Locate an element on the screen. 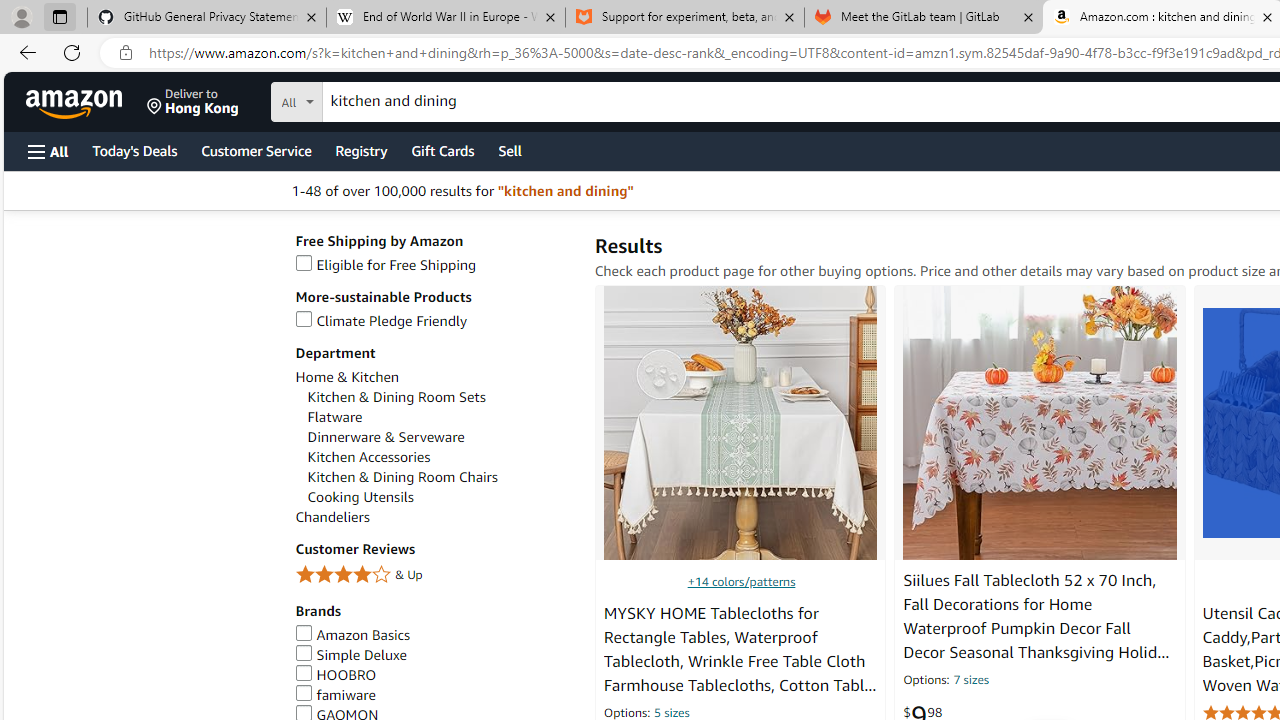 This screenshot has width=1280, height=720. 'End of World War II in Europe - Wikipedia' is located at coordinates (444, 17).